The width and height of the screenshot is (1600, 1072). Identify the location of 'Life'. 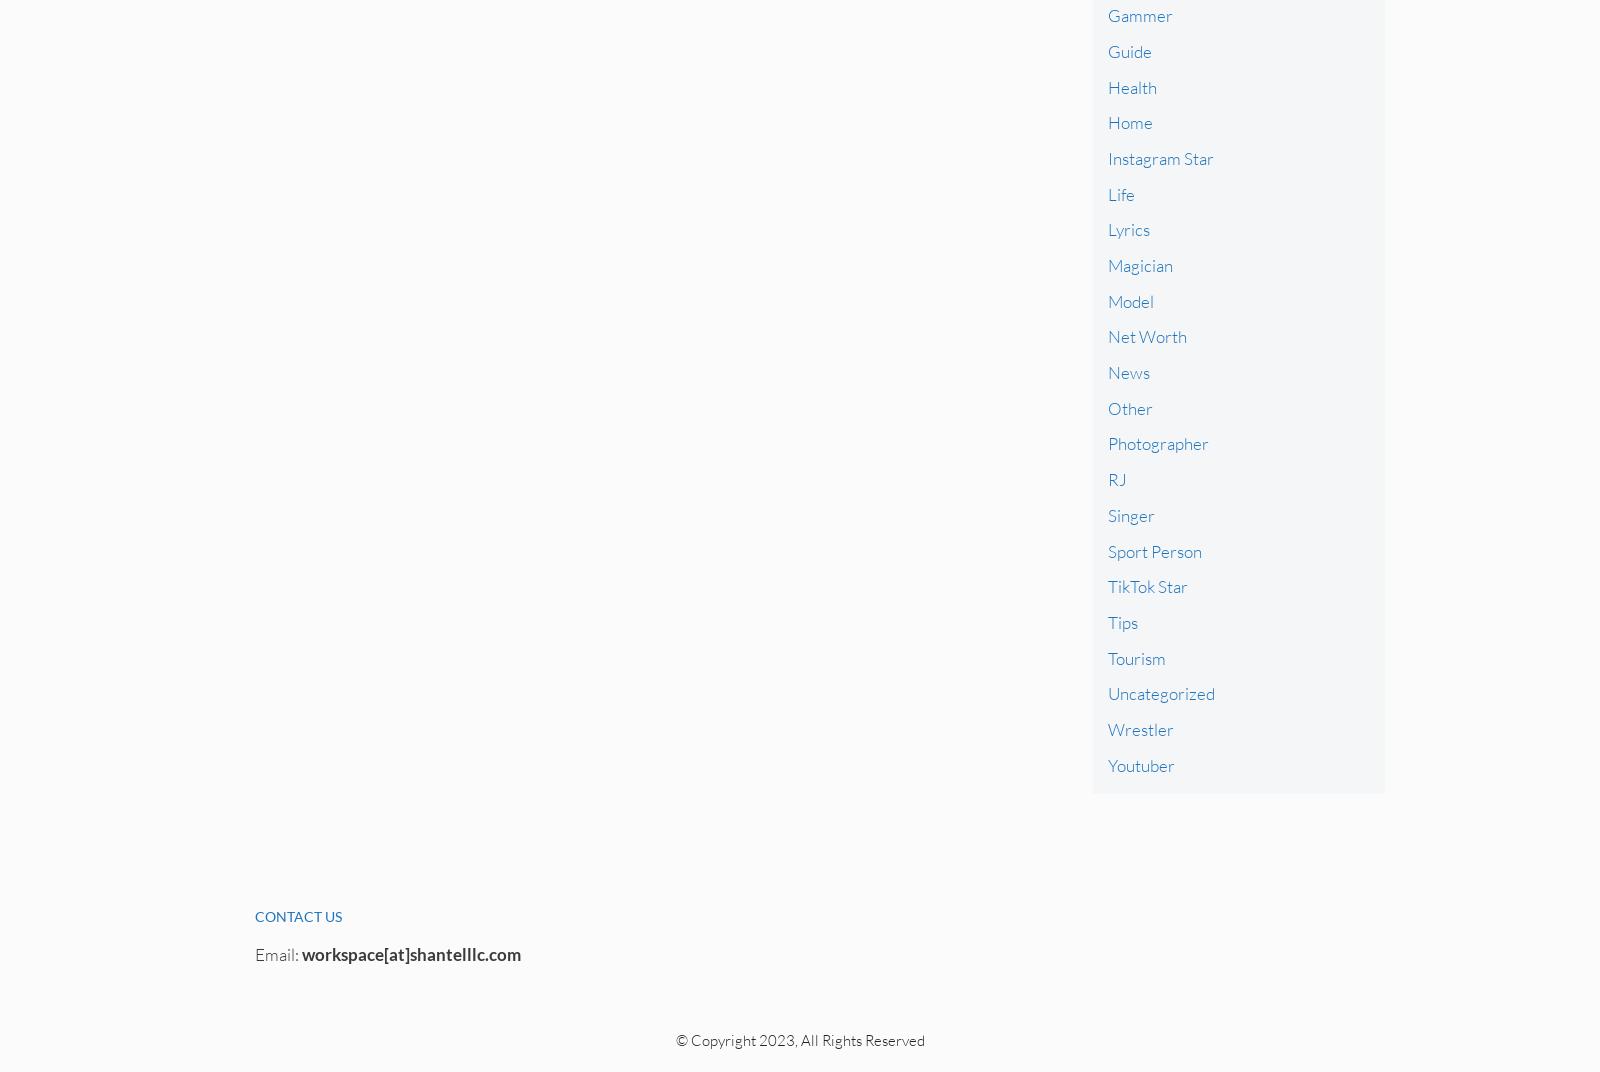
(1107, 192).